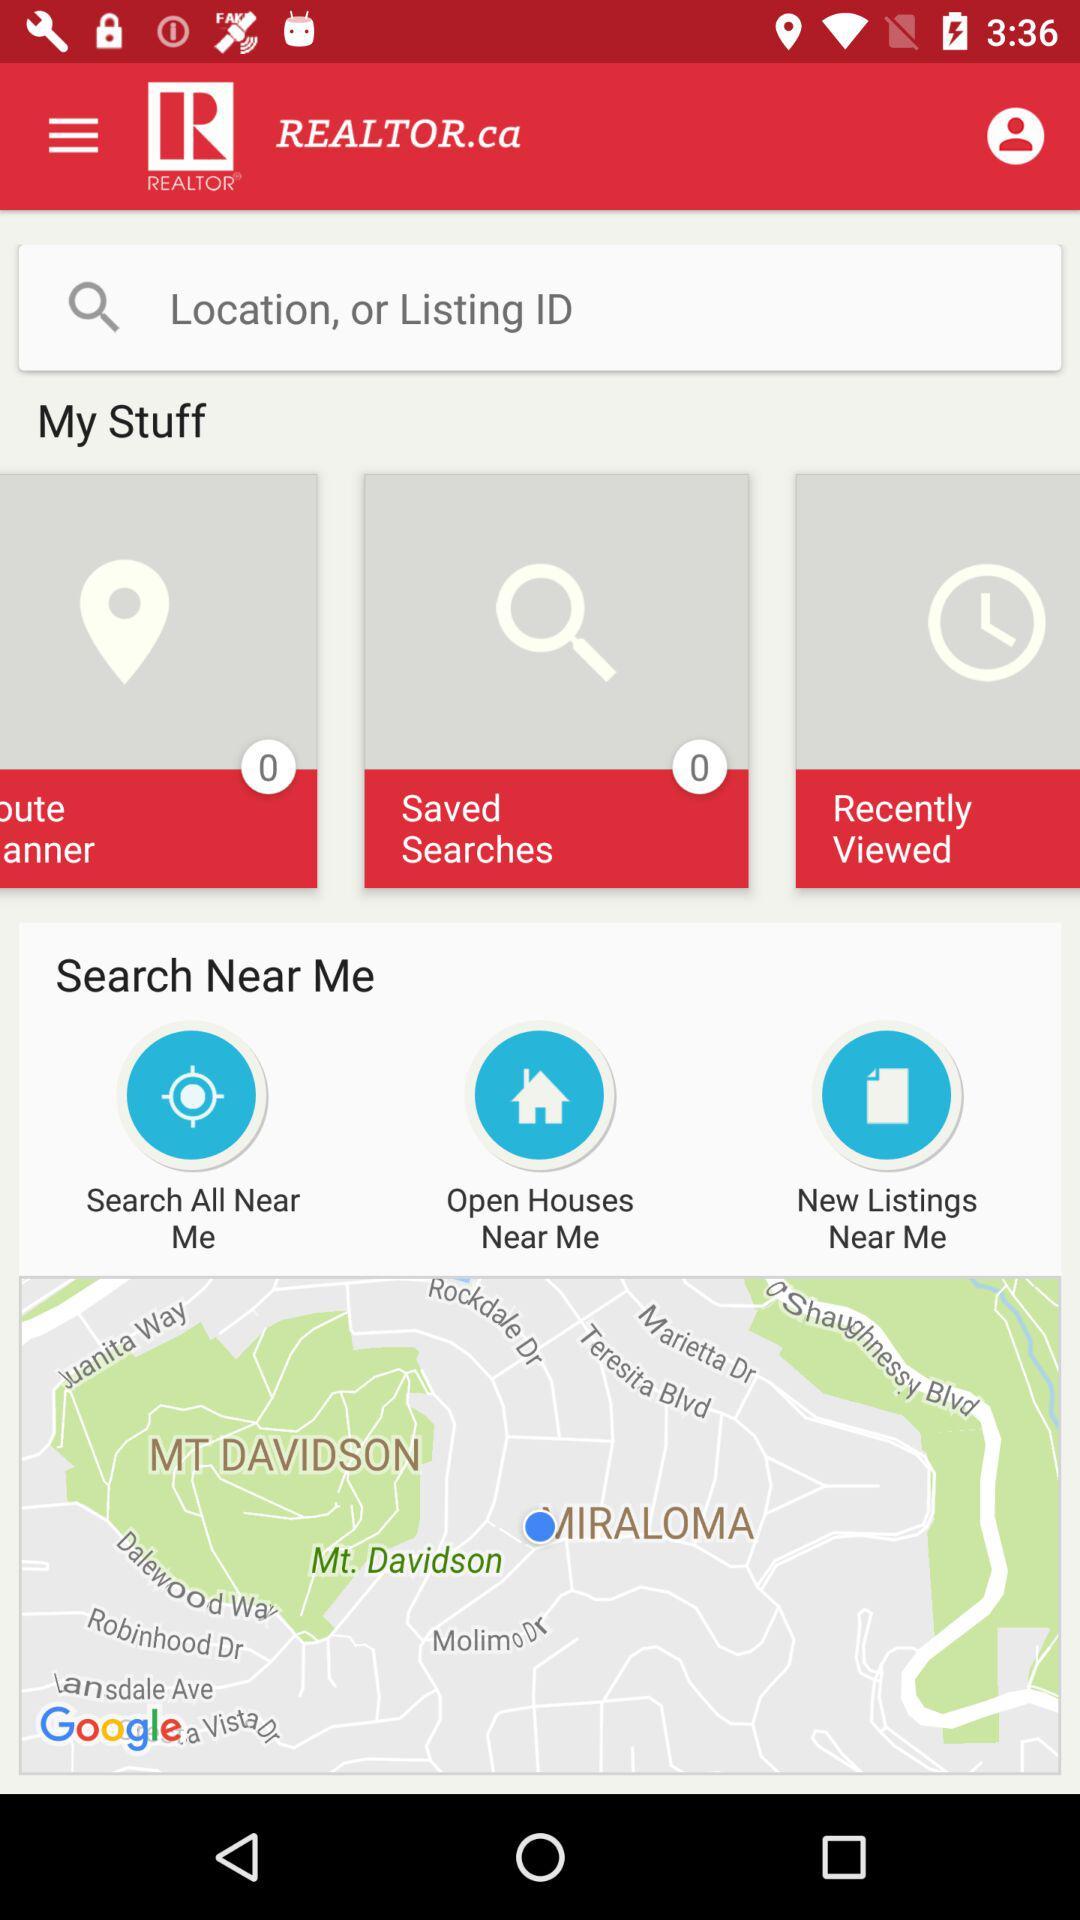  What do you see at coordinates (540, 306) in the screenshot?
I see `location entry button` at bounding box center [540, 306].